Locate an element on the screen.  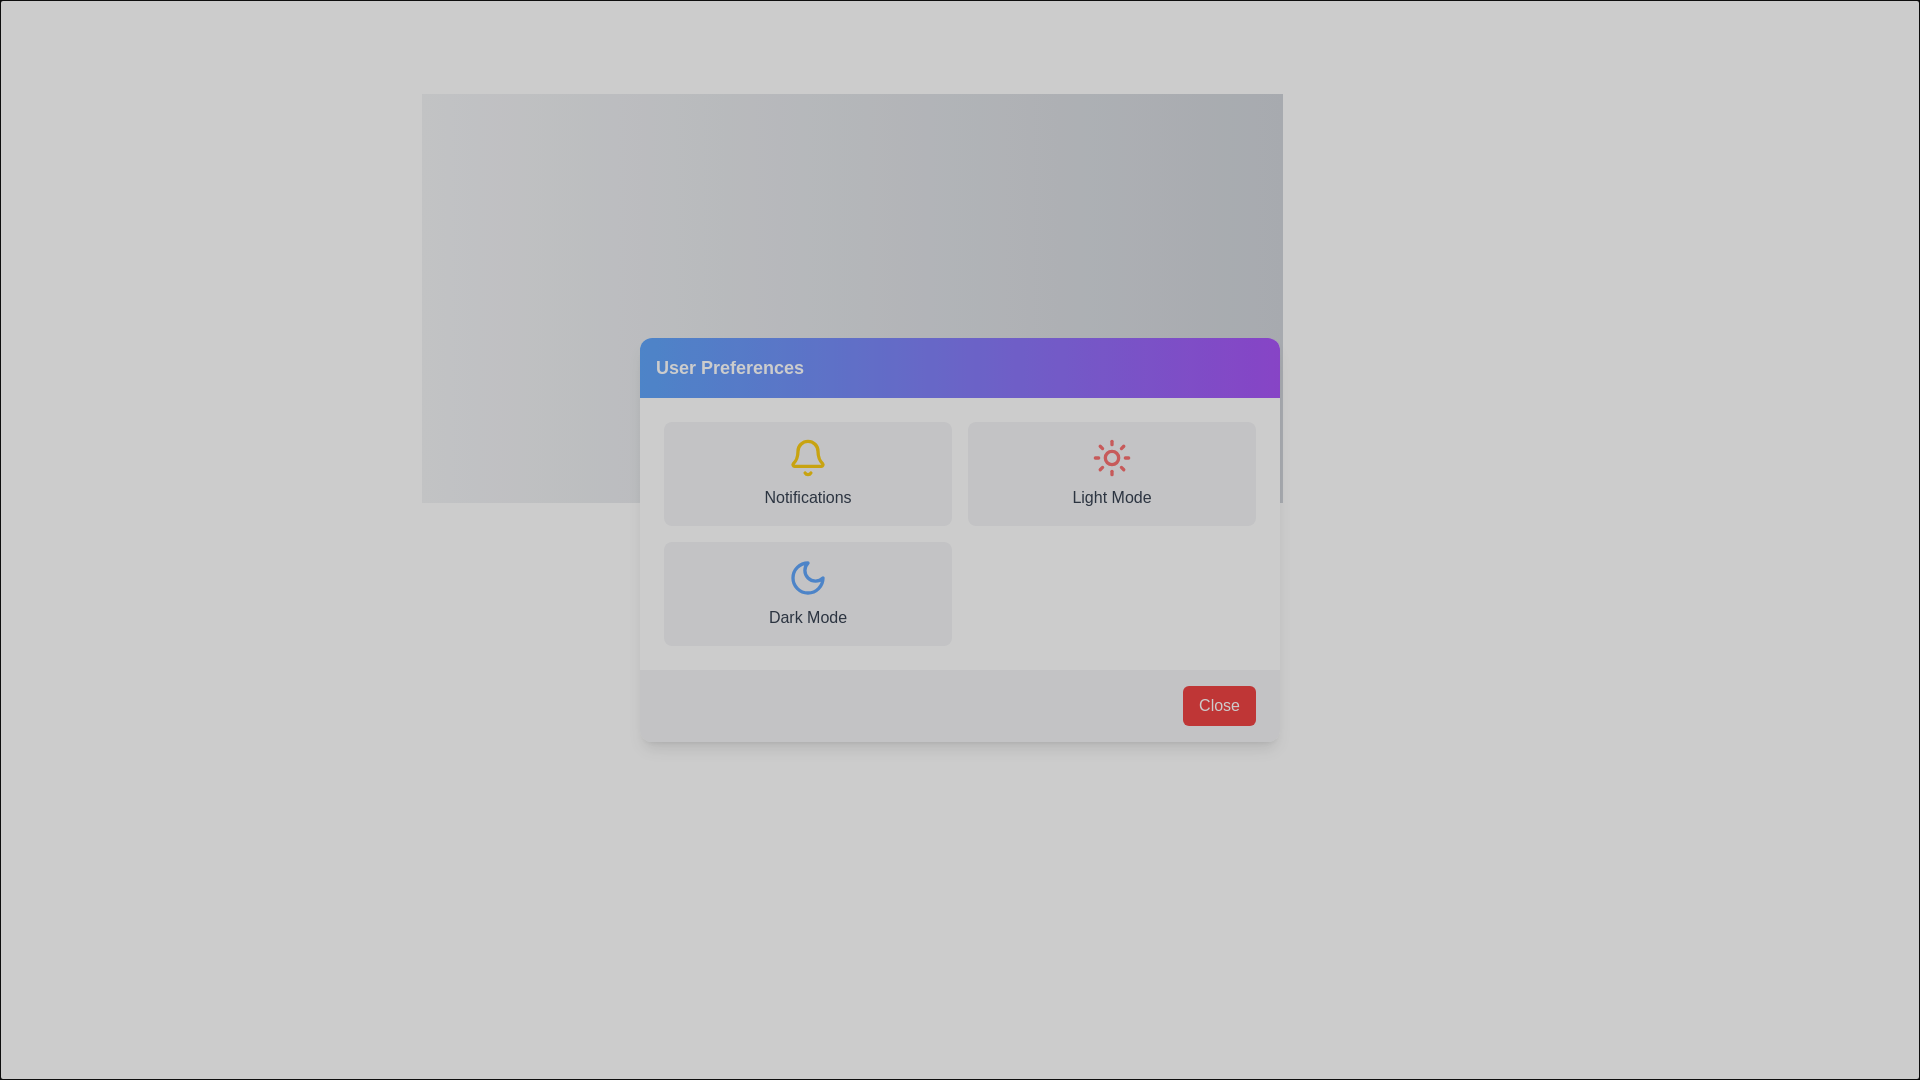
'Dark Mode' button in the User Preferences dialog is located at coordinates (852, 633).